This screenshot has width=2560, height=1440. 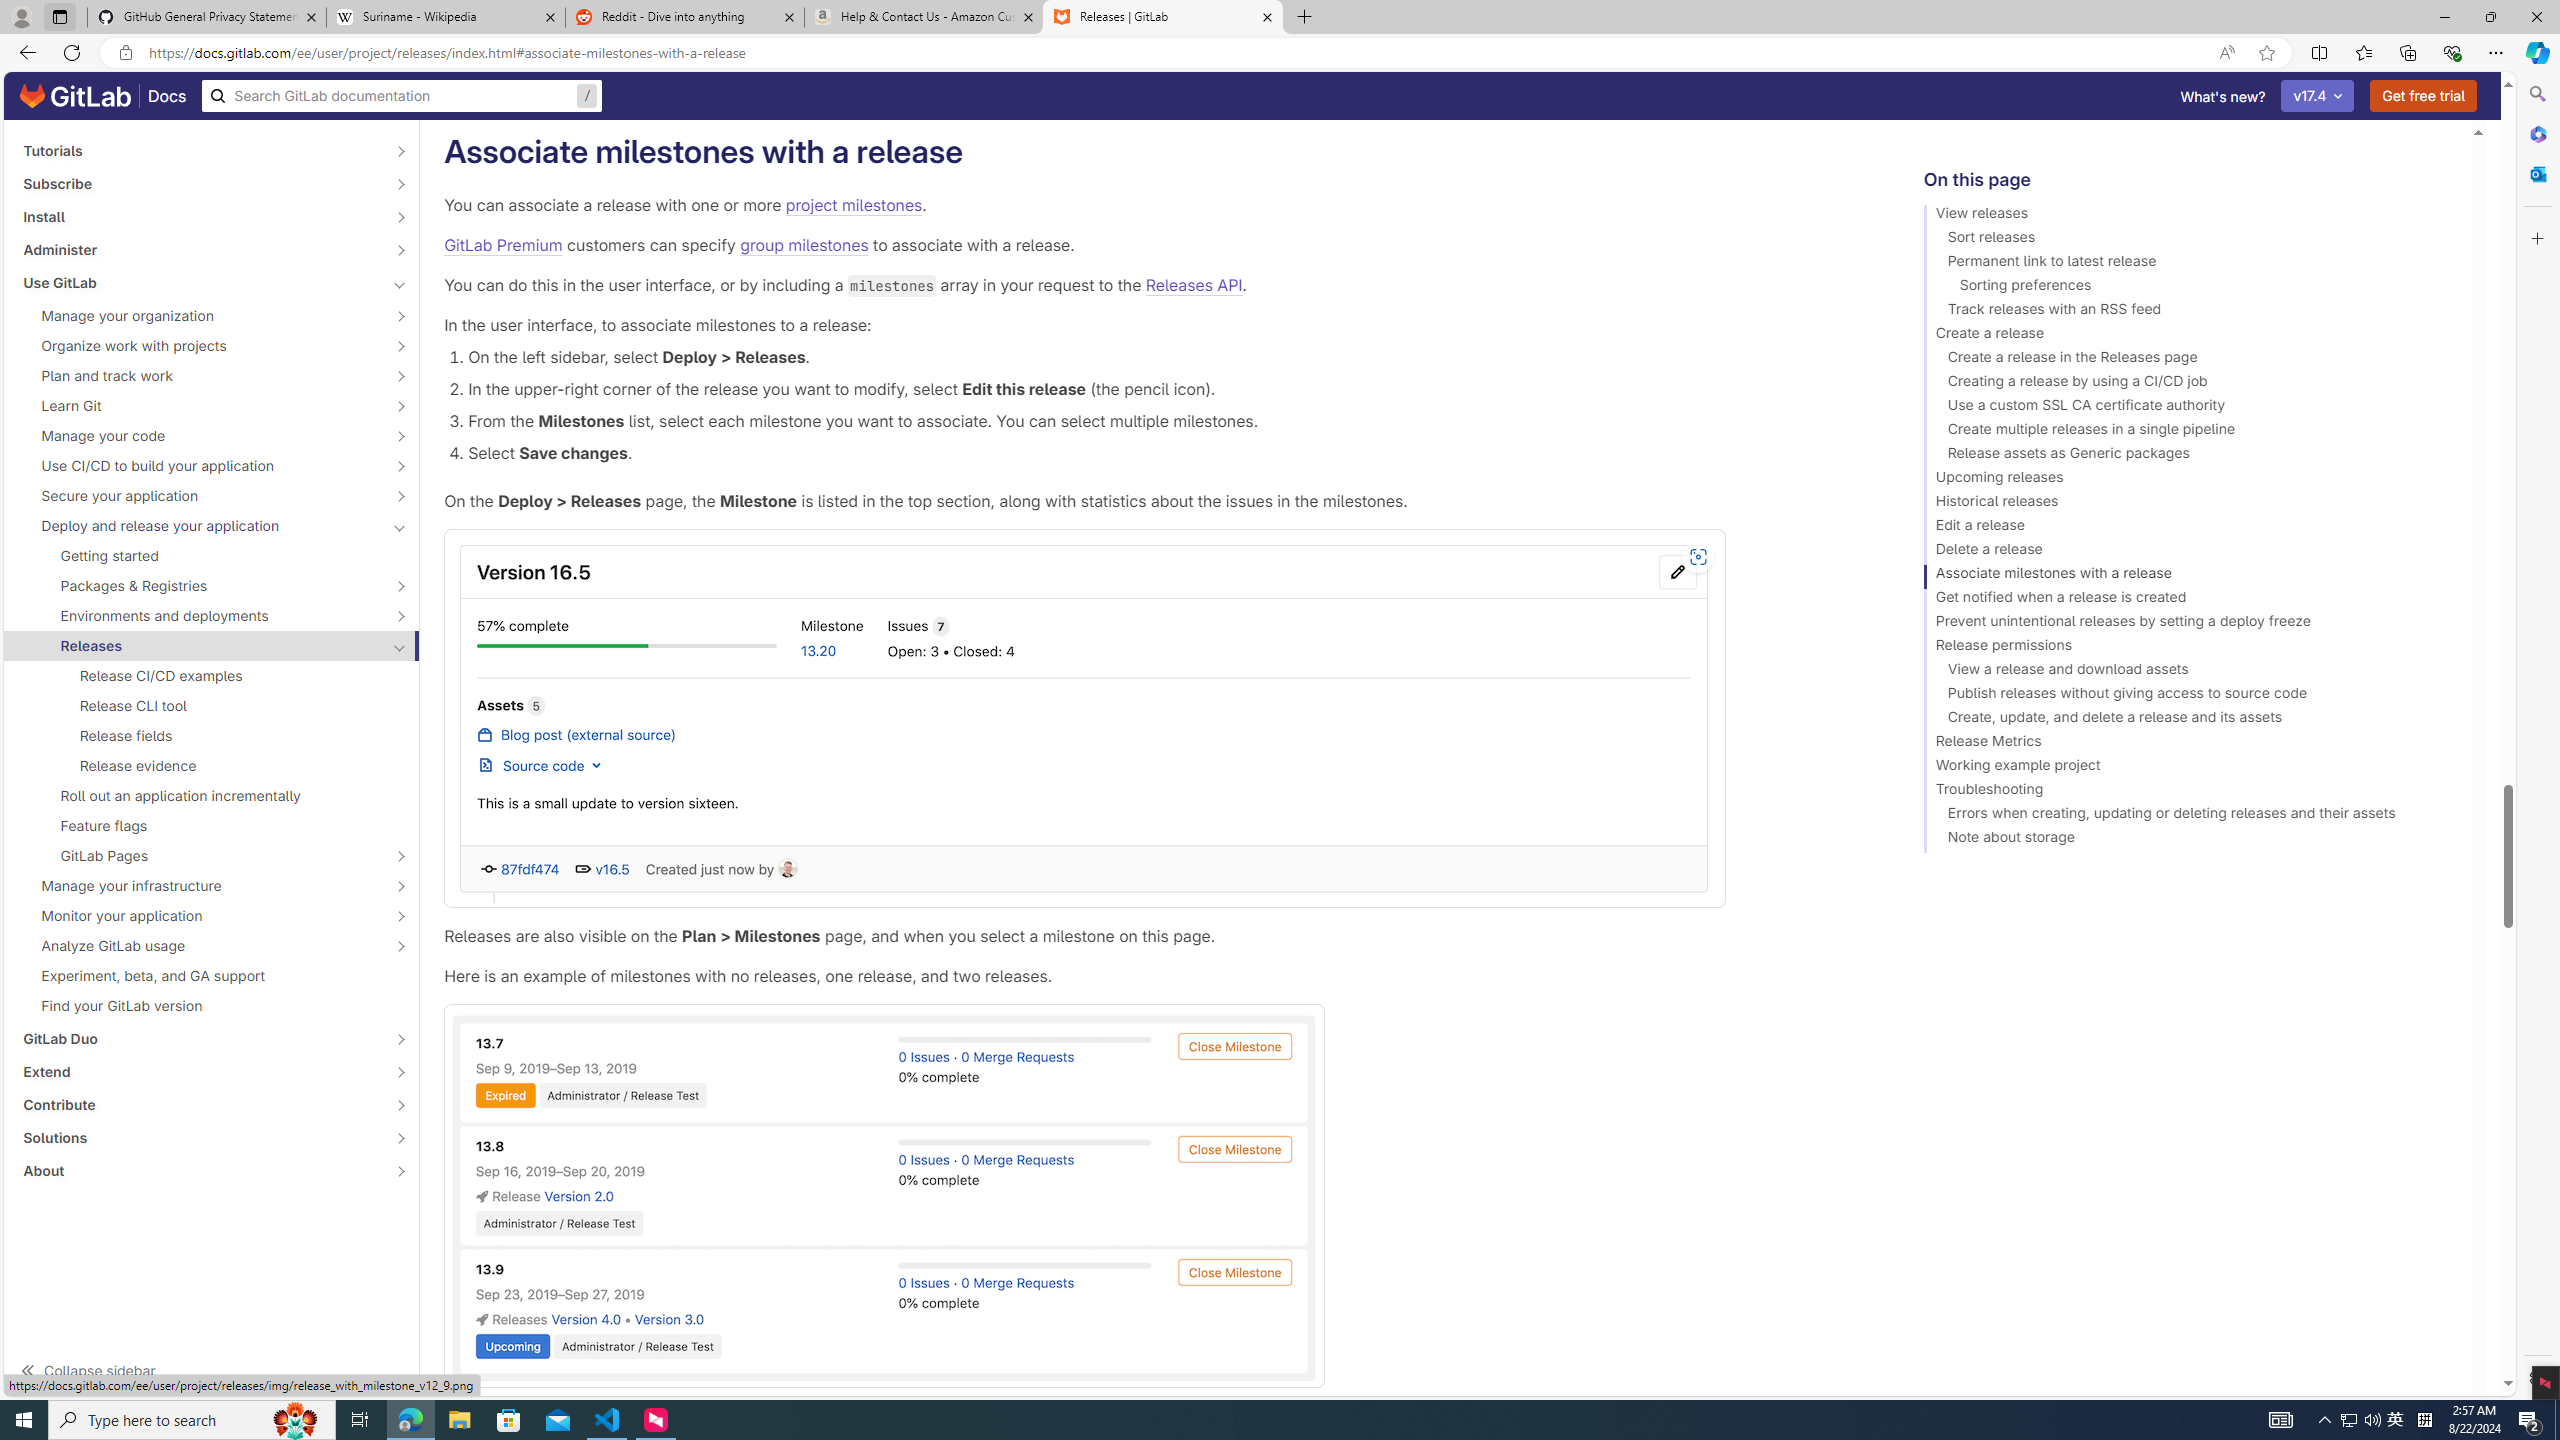 I want to click on 'View a release and download assets', so click(x=2188, y=671).